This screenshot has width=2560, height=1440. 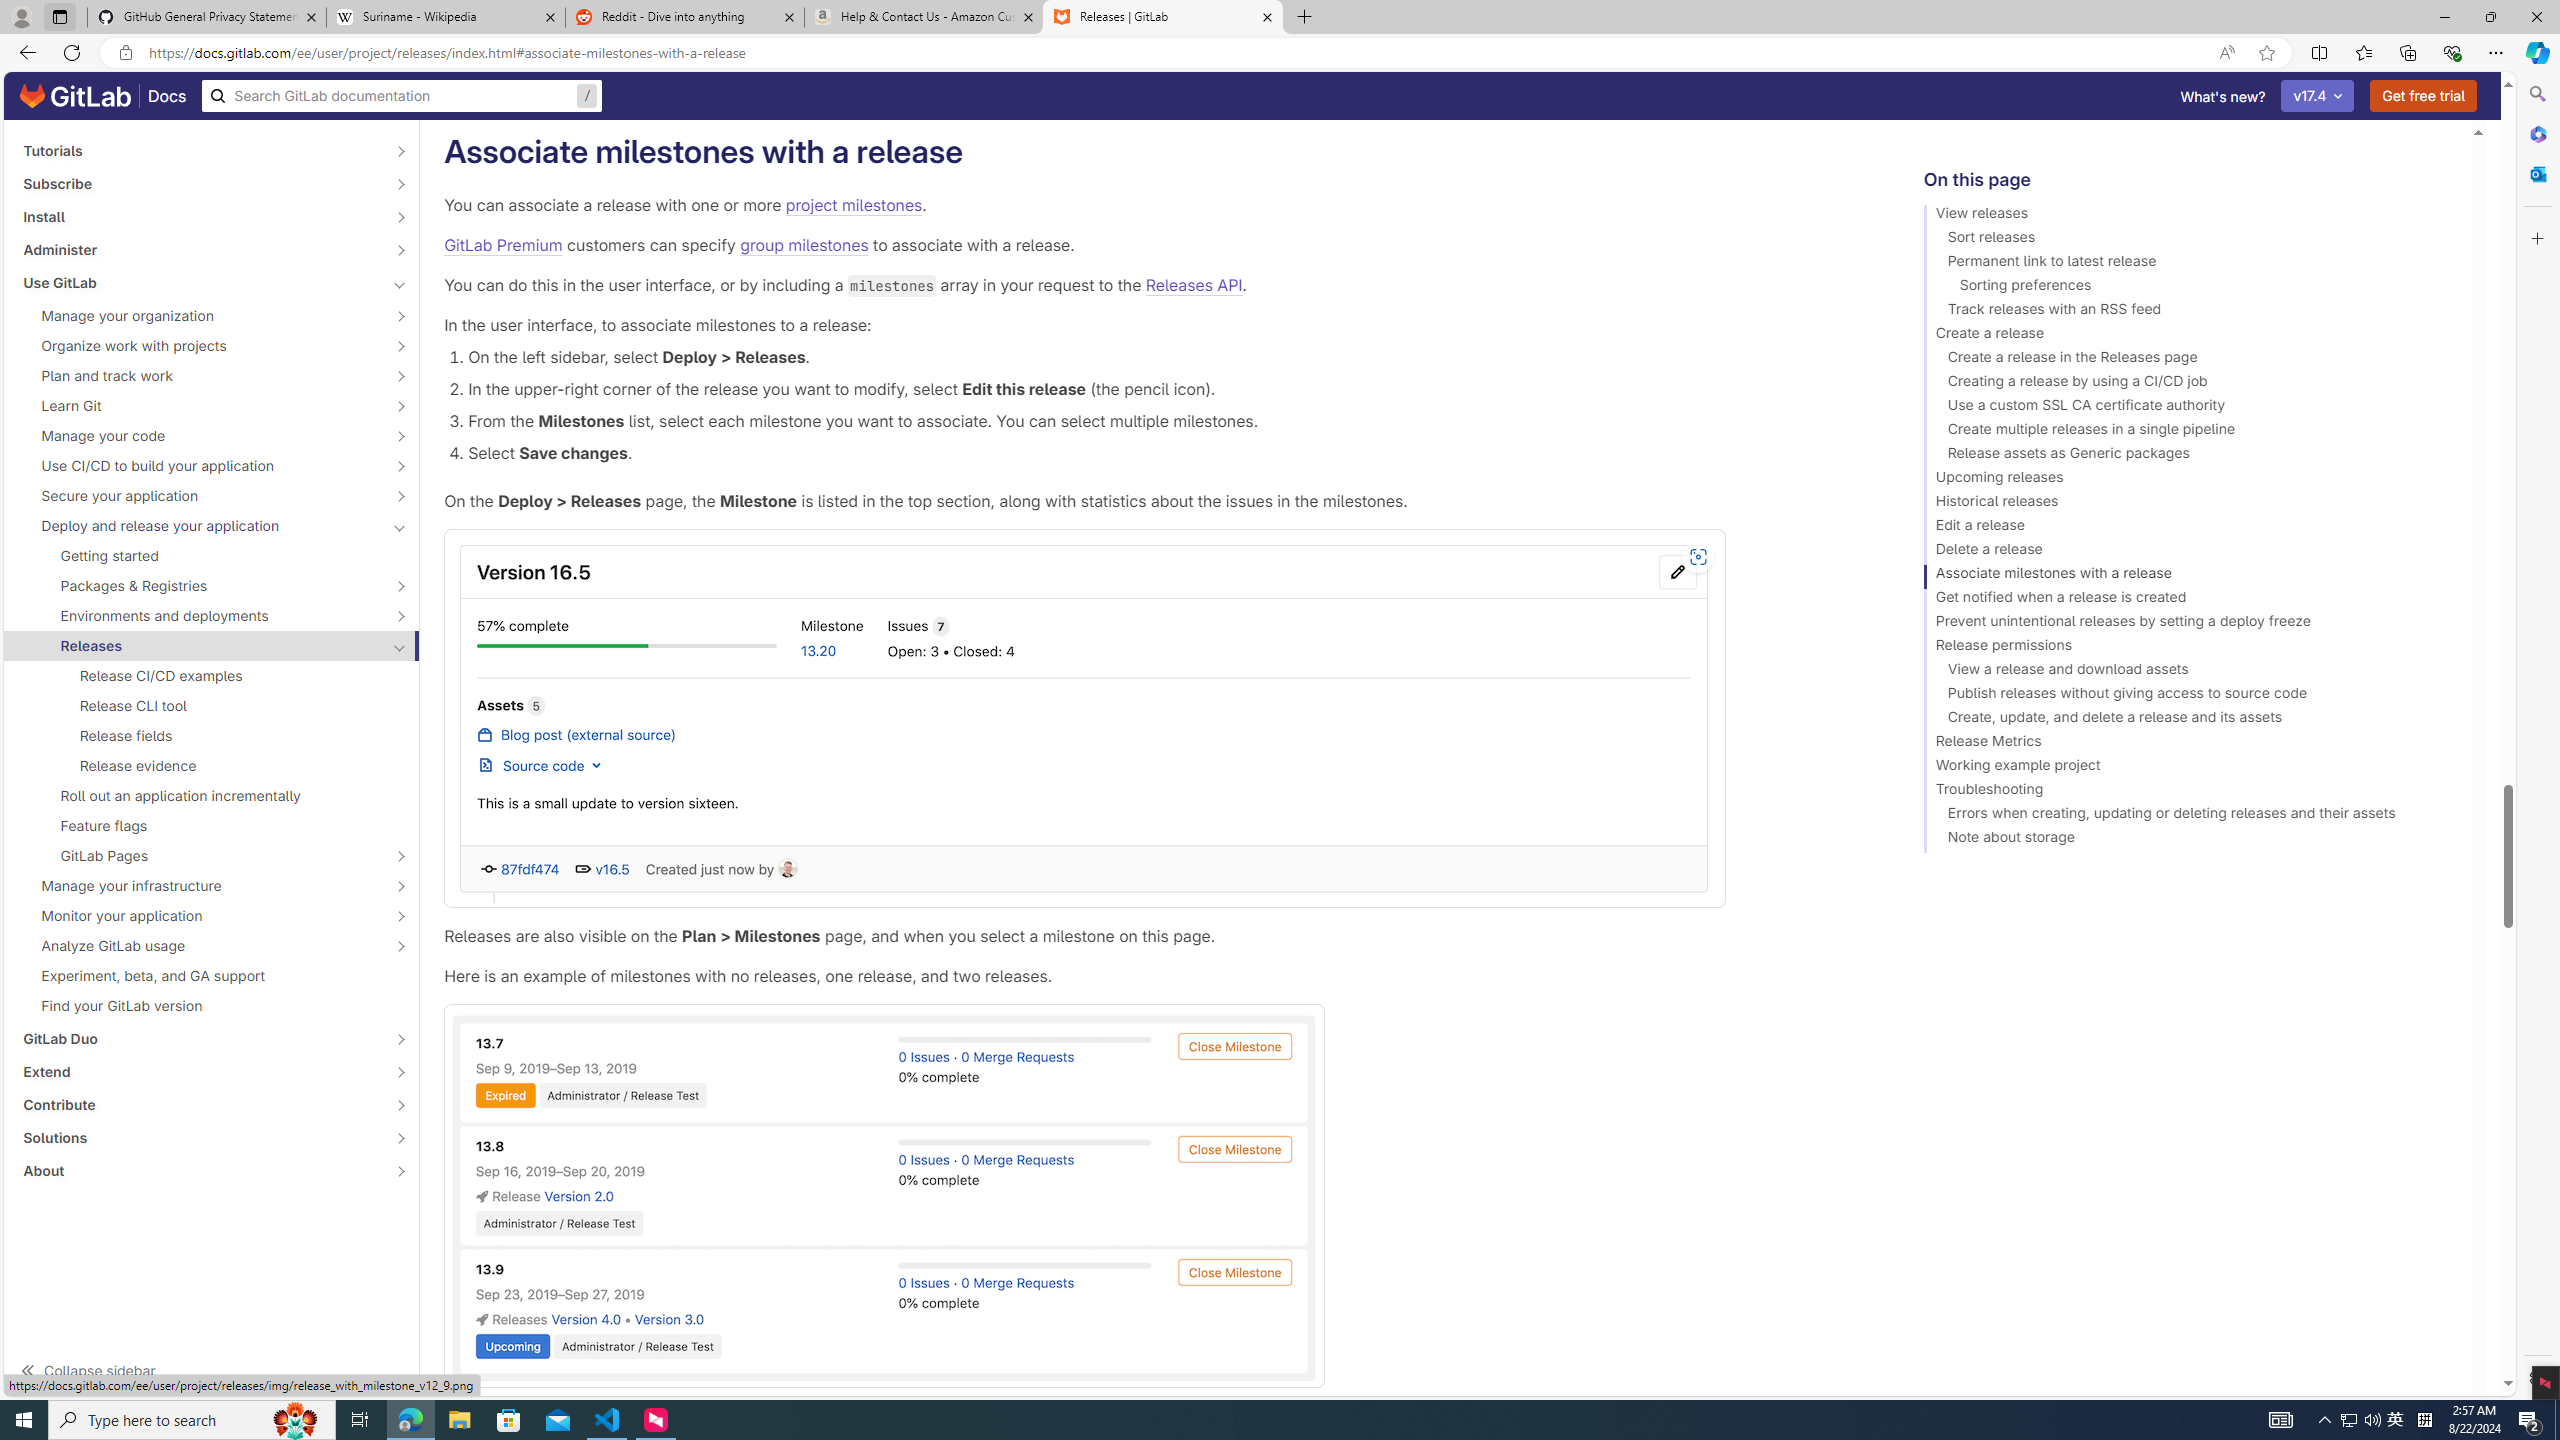 I want to click on 'View a release and download assets', so click(x=2188, y=671).